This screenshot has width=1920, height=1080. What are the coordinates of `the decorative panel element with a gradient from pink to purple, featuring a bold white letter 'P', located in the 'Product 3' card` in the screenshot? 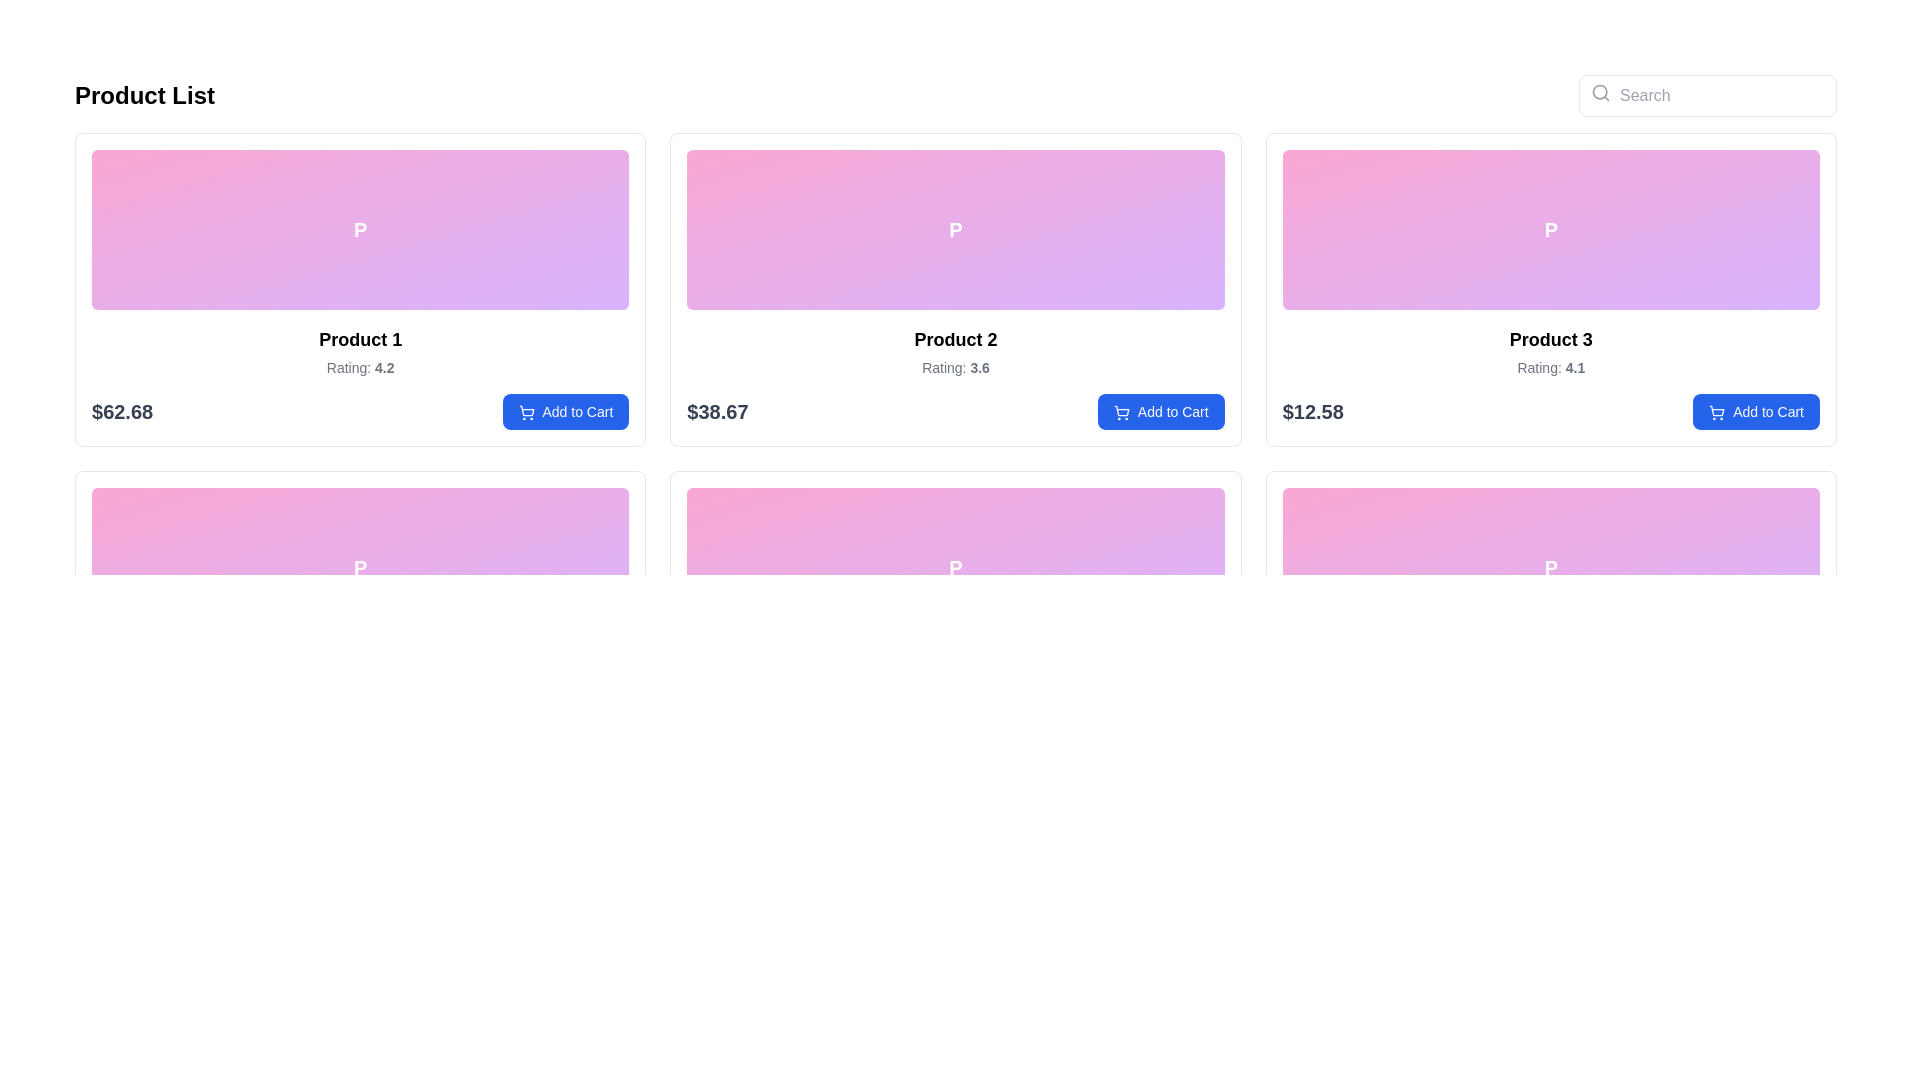 It's located at (1550, 229).